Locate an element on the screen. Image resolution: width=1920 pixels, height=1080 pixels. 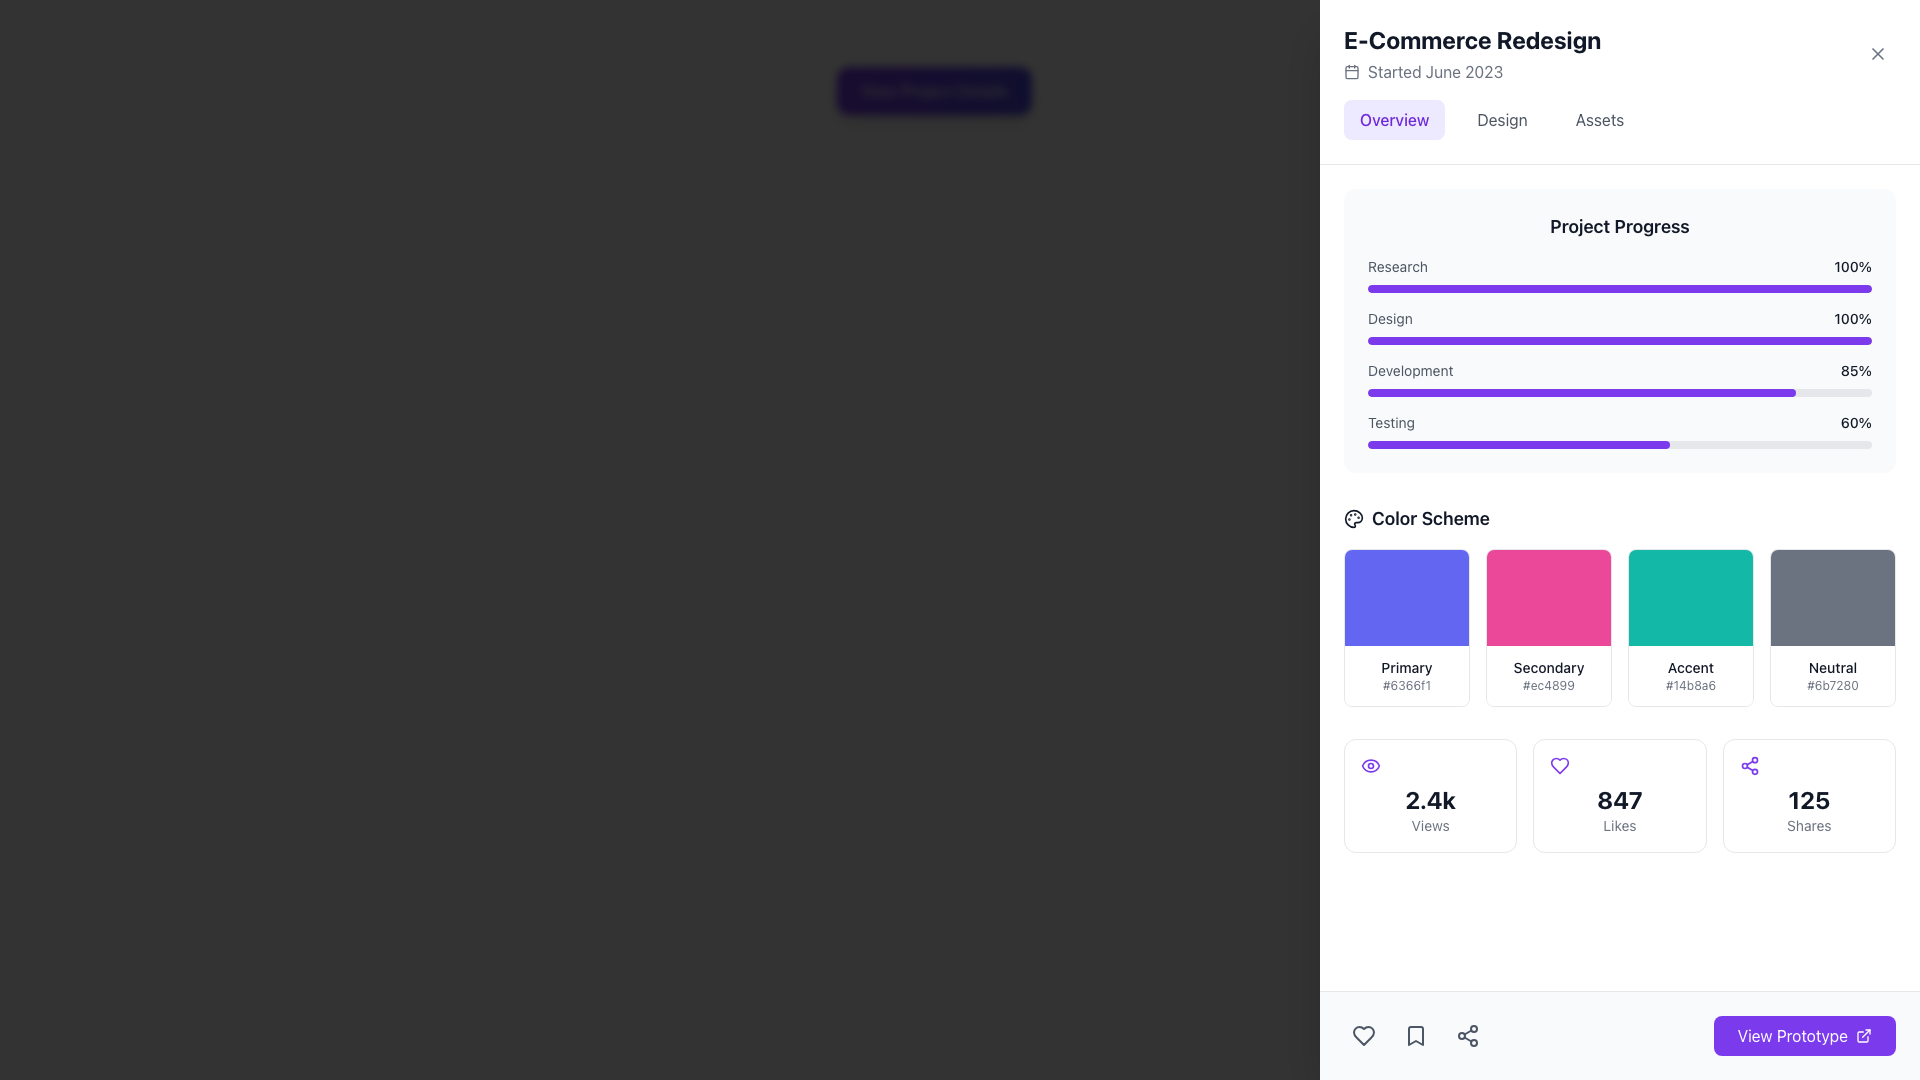
the static text label displaying the hexadecimal color code '#6b7280' located below the text 'Neutral' in the fourth box of the 'Color Scheme' section is located at coordinates (1833, 685).